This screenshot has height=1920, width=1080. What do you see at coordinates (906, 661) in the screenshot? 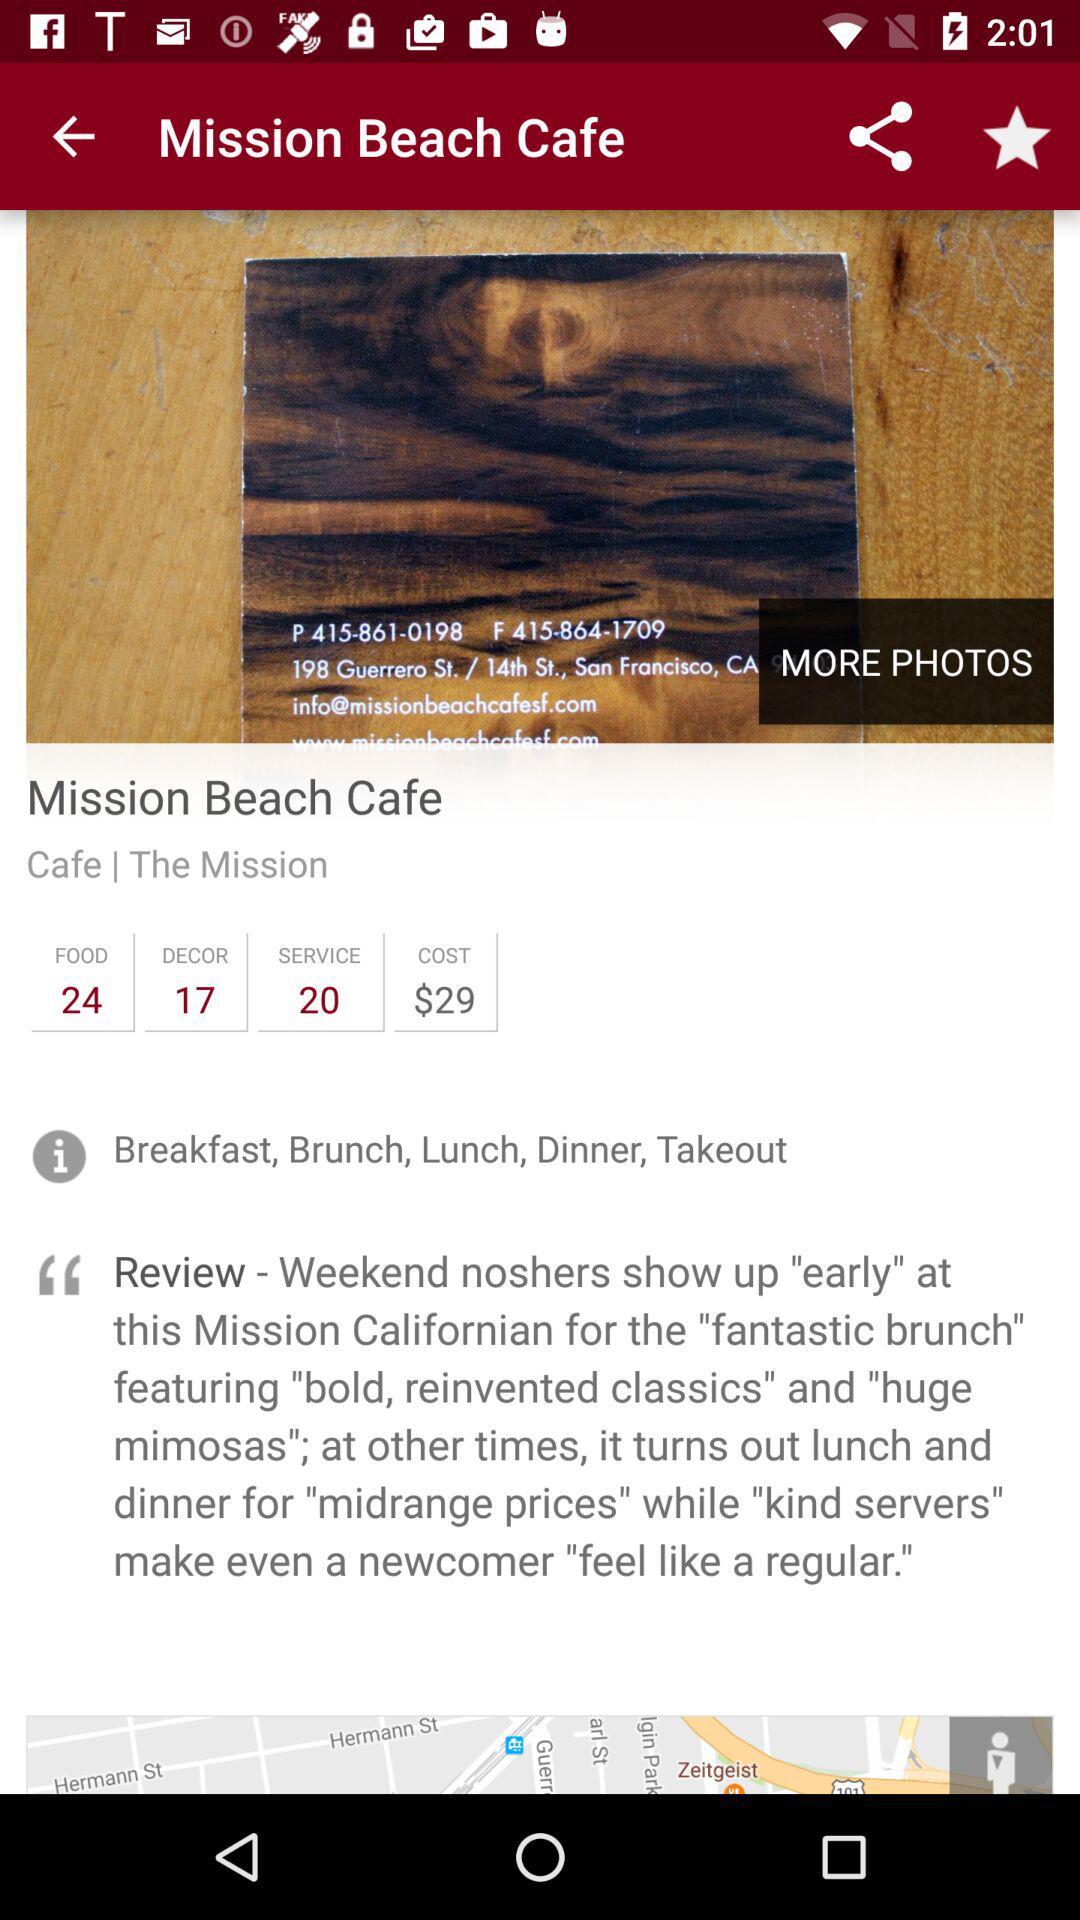
I see `item above the mission beach cafe` at bounding box center [906, 661].